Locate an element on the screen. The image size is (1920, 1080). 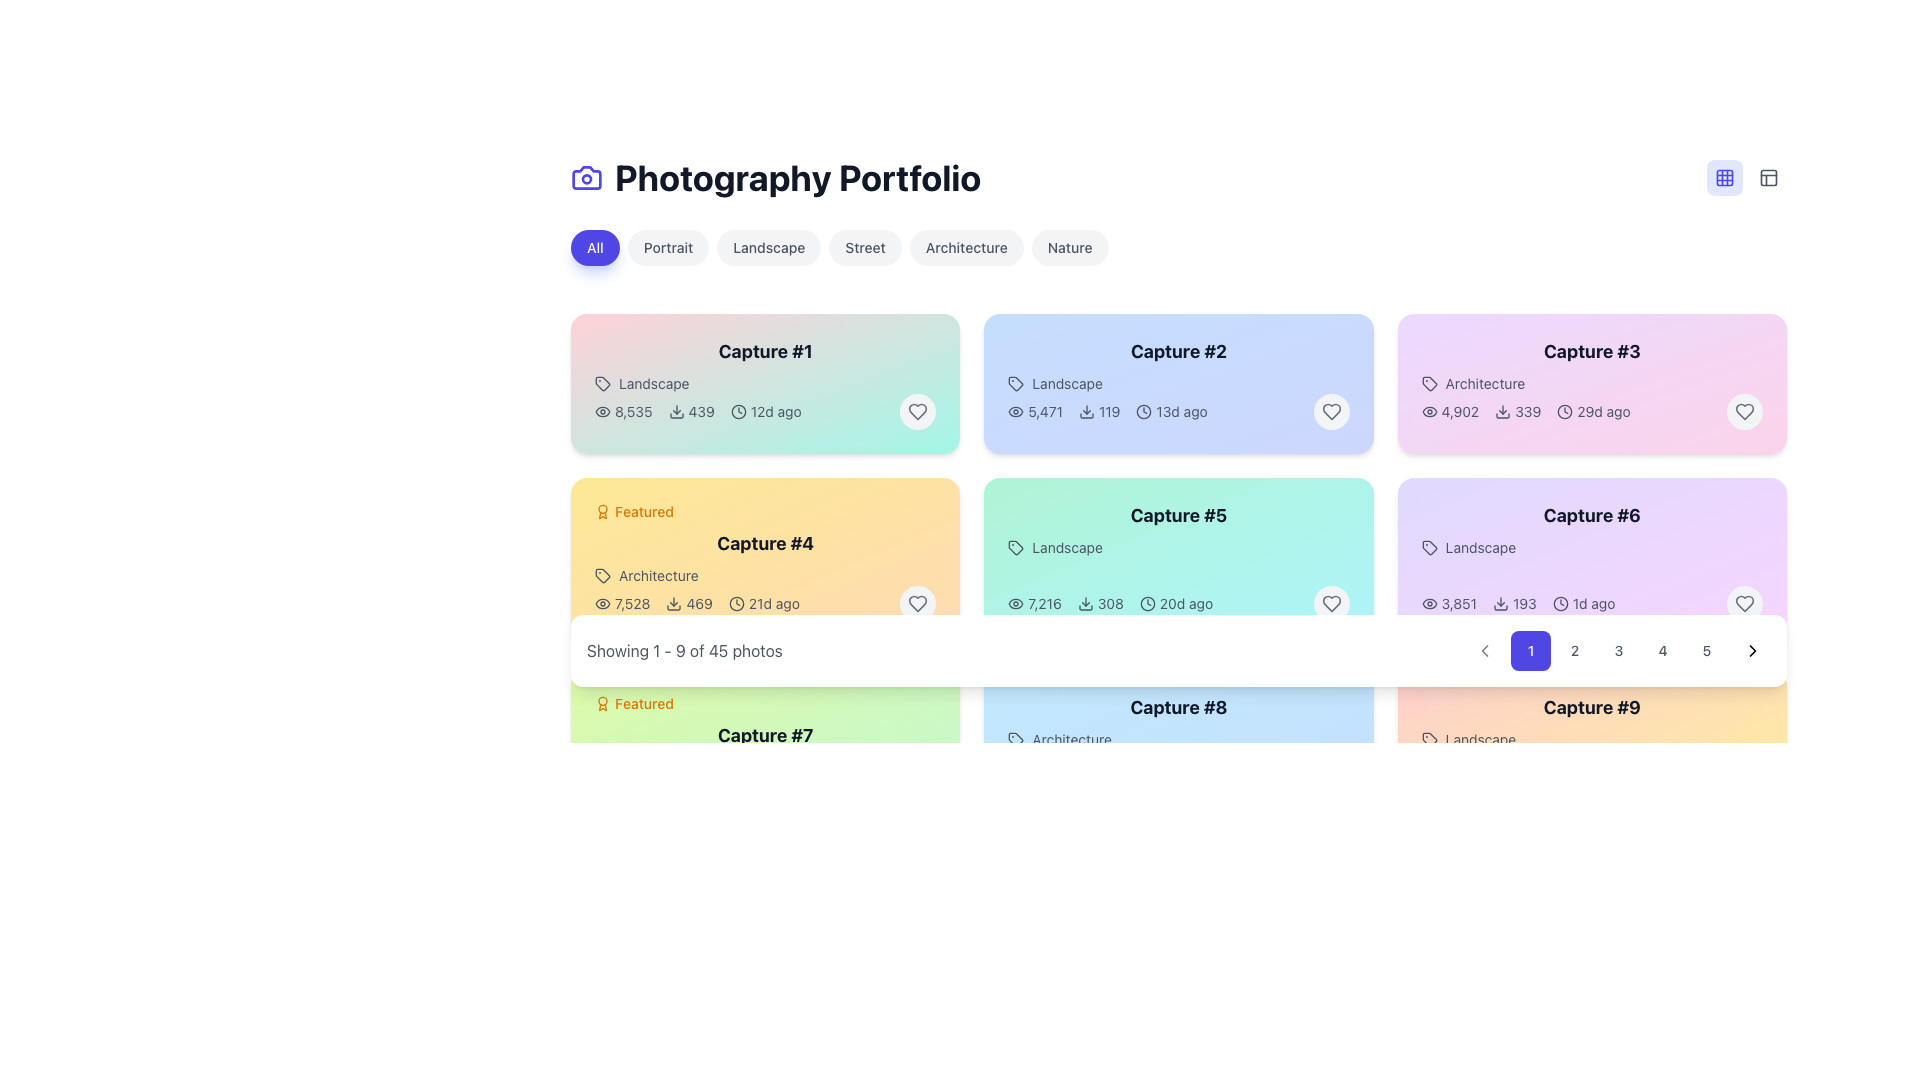
the card labeled 'Capture #7' with 'Featured' in amber font is located at coordinates (764, 736).